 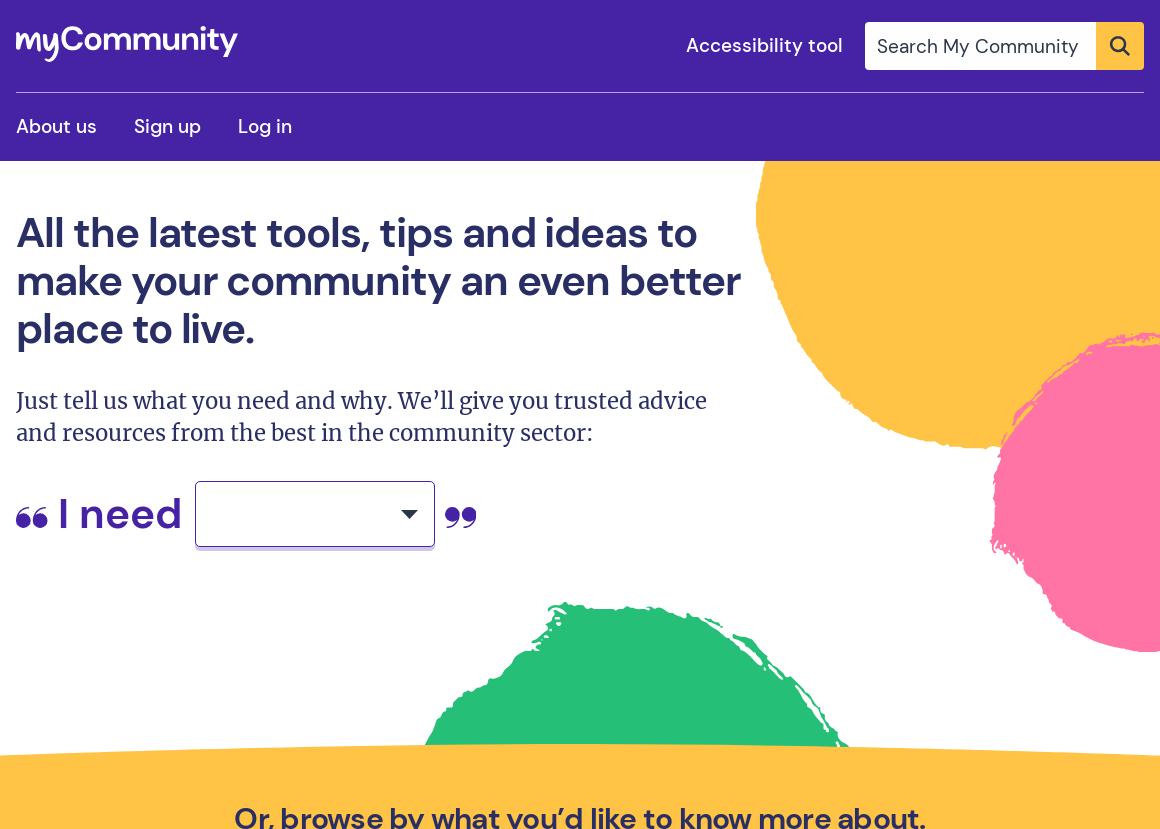 What do you see at coordinates (15, 279) in the screenshot?
I see `'All the latest tools, tips and ideas to make your community an even better place to live.'` at bounding box center [15, 279].